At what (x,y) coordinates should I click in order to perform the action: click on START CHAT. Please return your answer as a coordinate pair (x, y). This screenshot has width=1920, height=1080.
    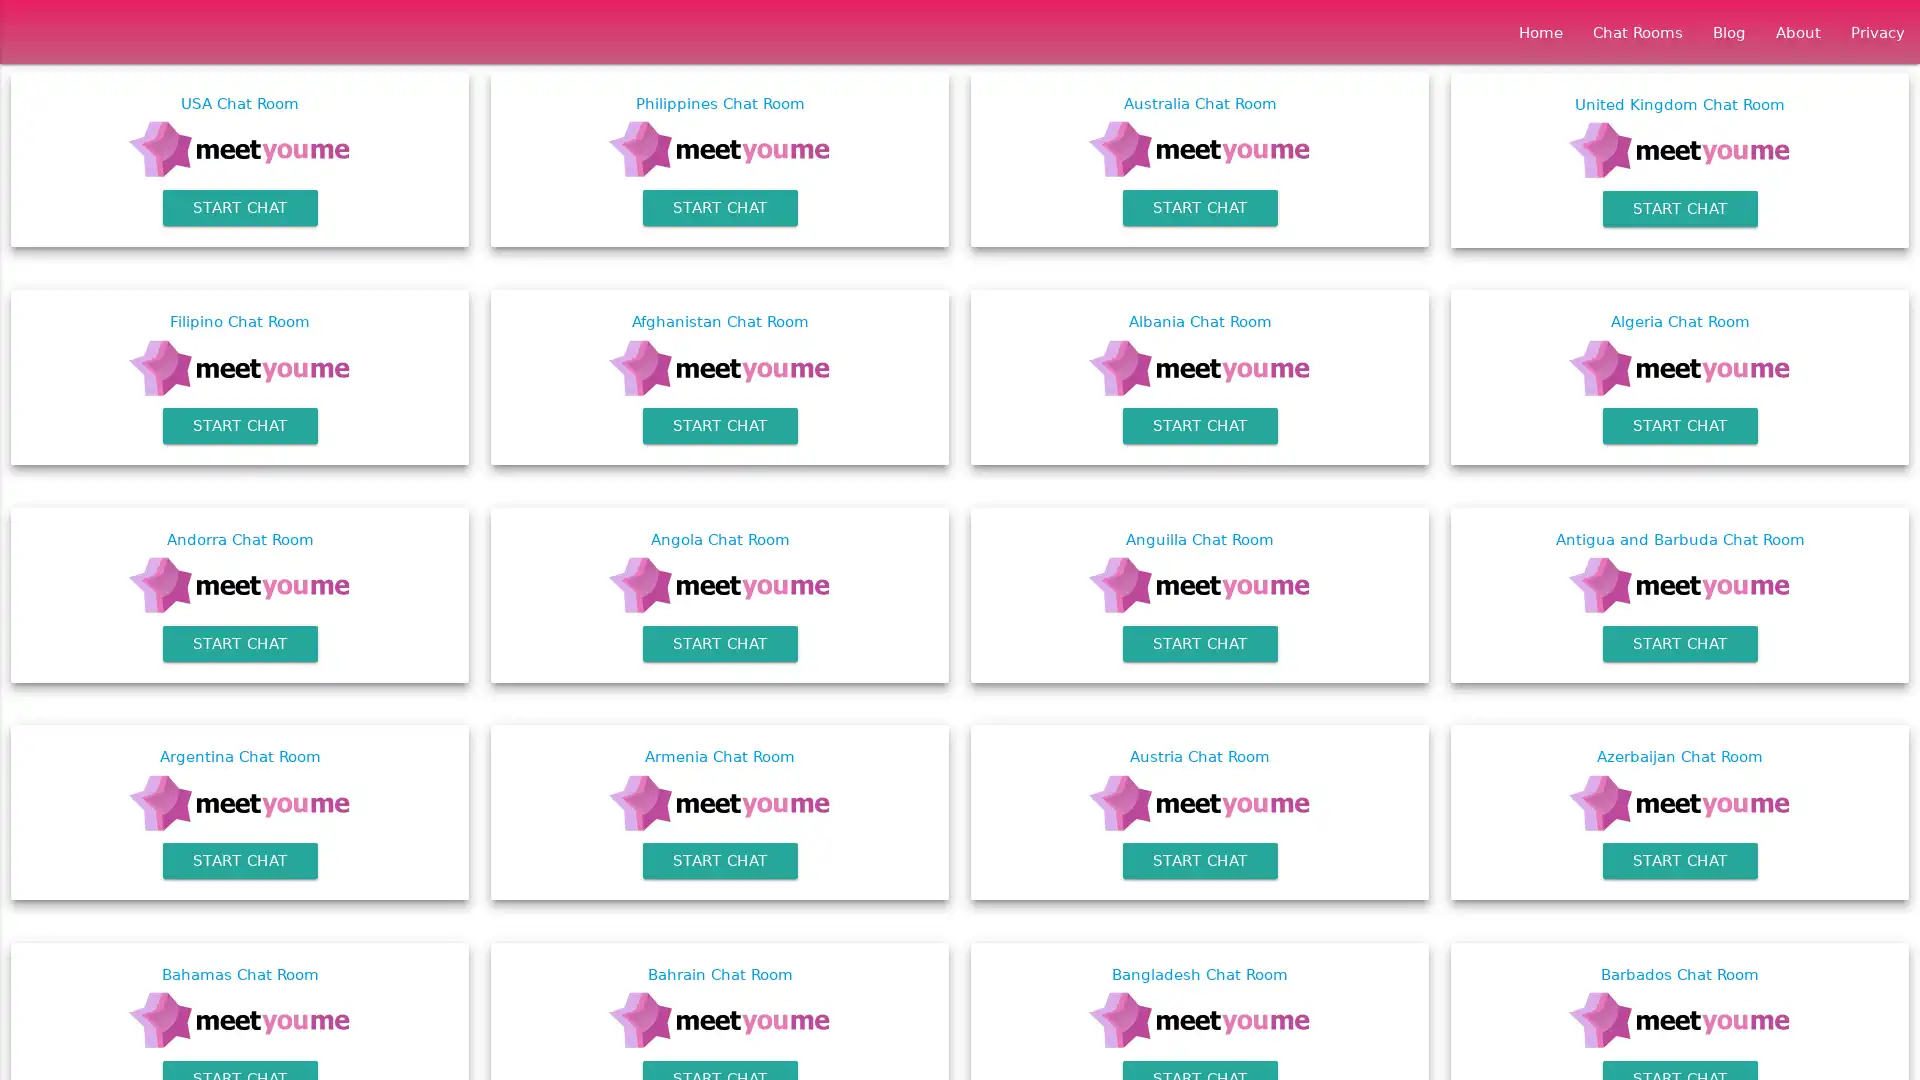
    Looking at the image, I should click on (719, 207).